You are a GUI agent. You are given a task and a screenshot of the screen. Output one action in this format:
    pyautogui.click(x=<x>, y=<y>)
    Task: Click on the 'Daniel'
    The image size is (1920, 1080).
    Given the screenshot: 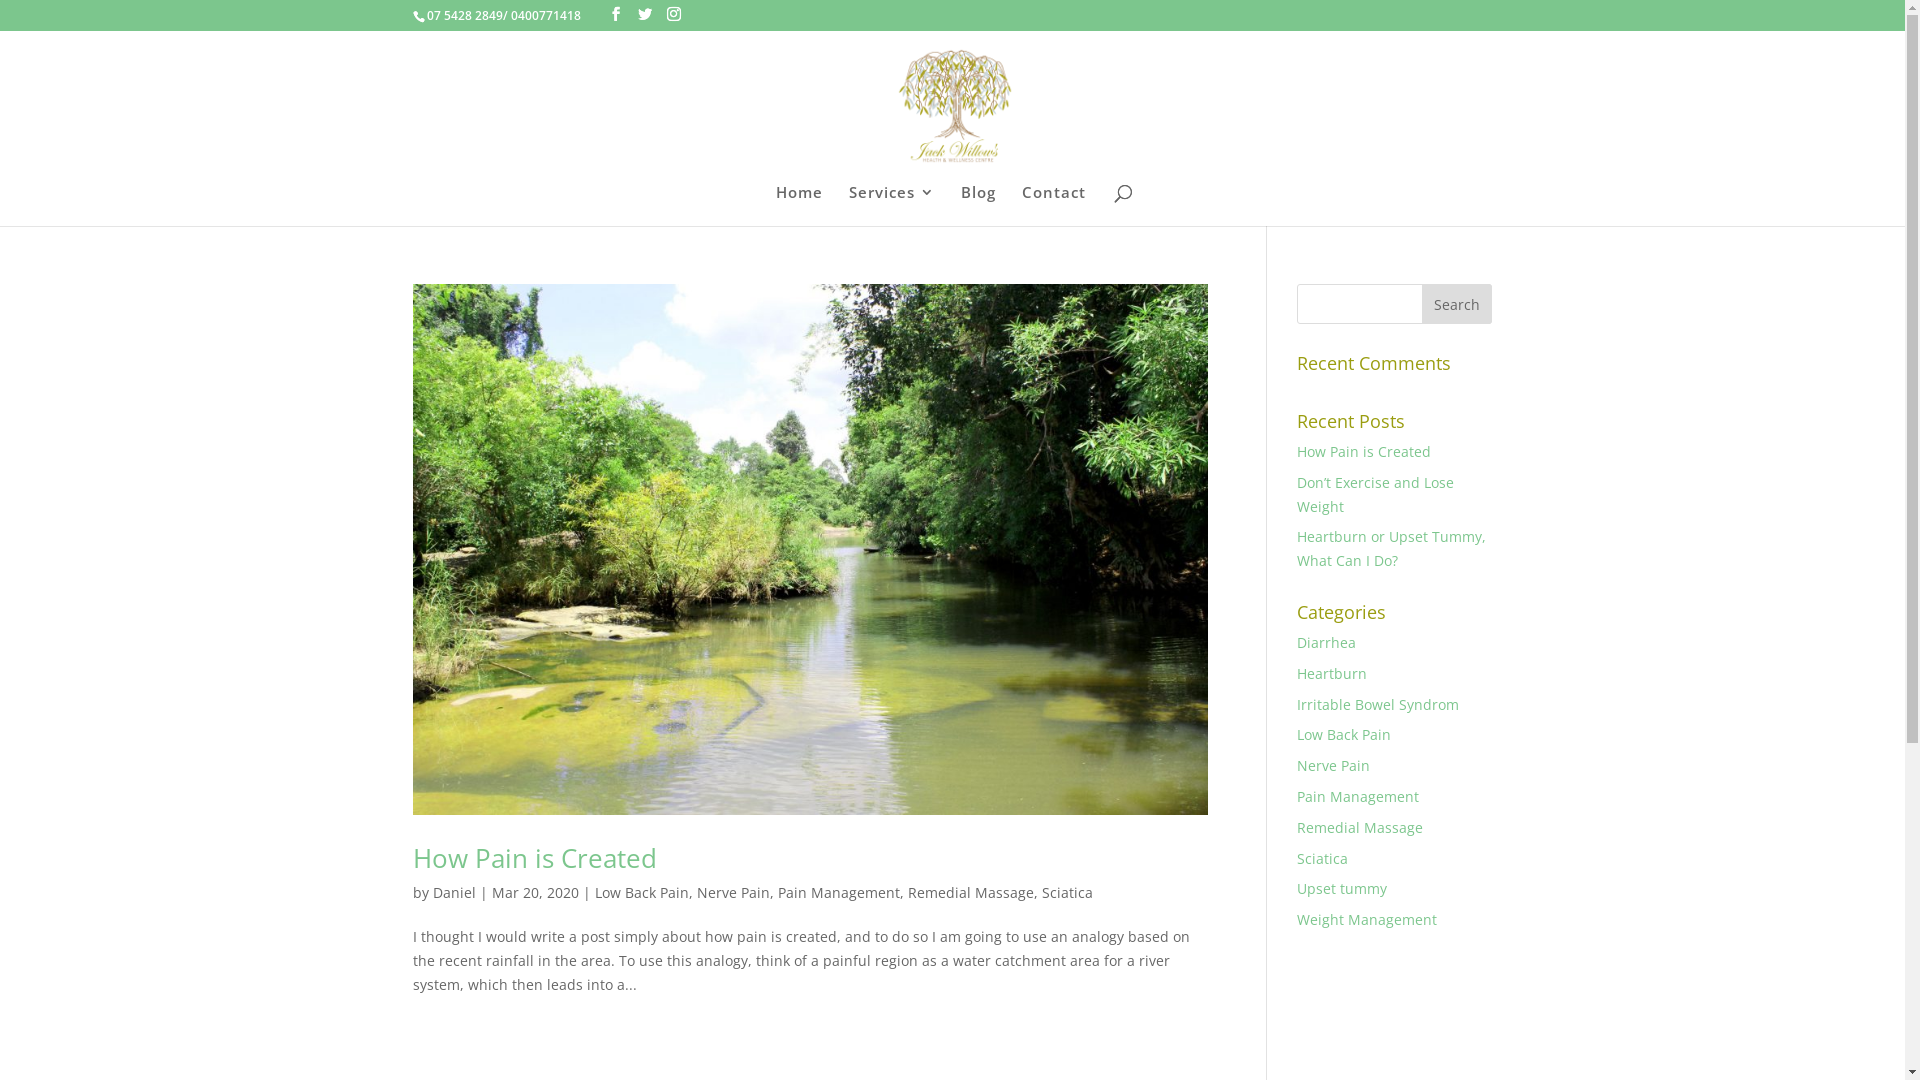 What is the action you would take?
    pyautogui.click(x=452, y=891)
    